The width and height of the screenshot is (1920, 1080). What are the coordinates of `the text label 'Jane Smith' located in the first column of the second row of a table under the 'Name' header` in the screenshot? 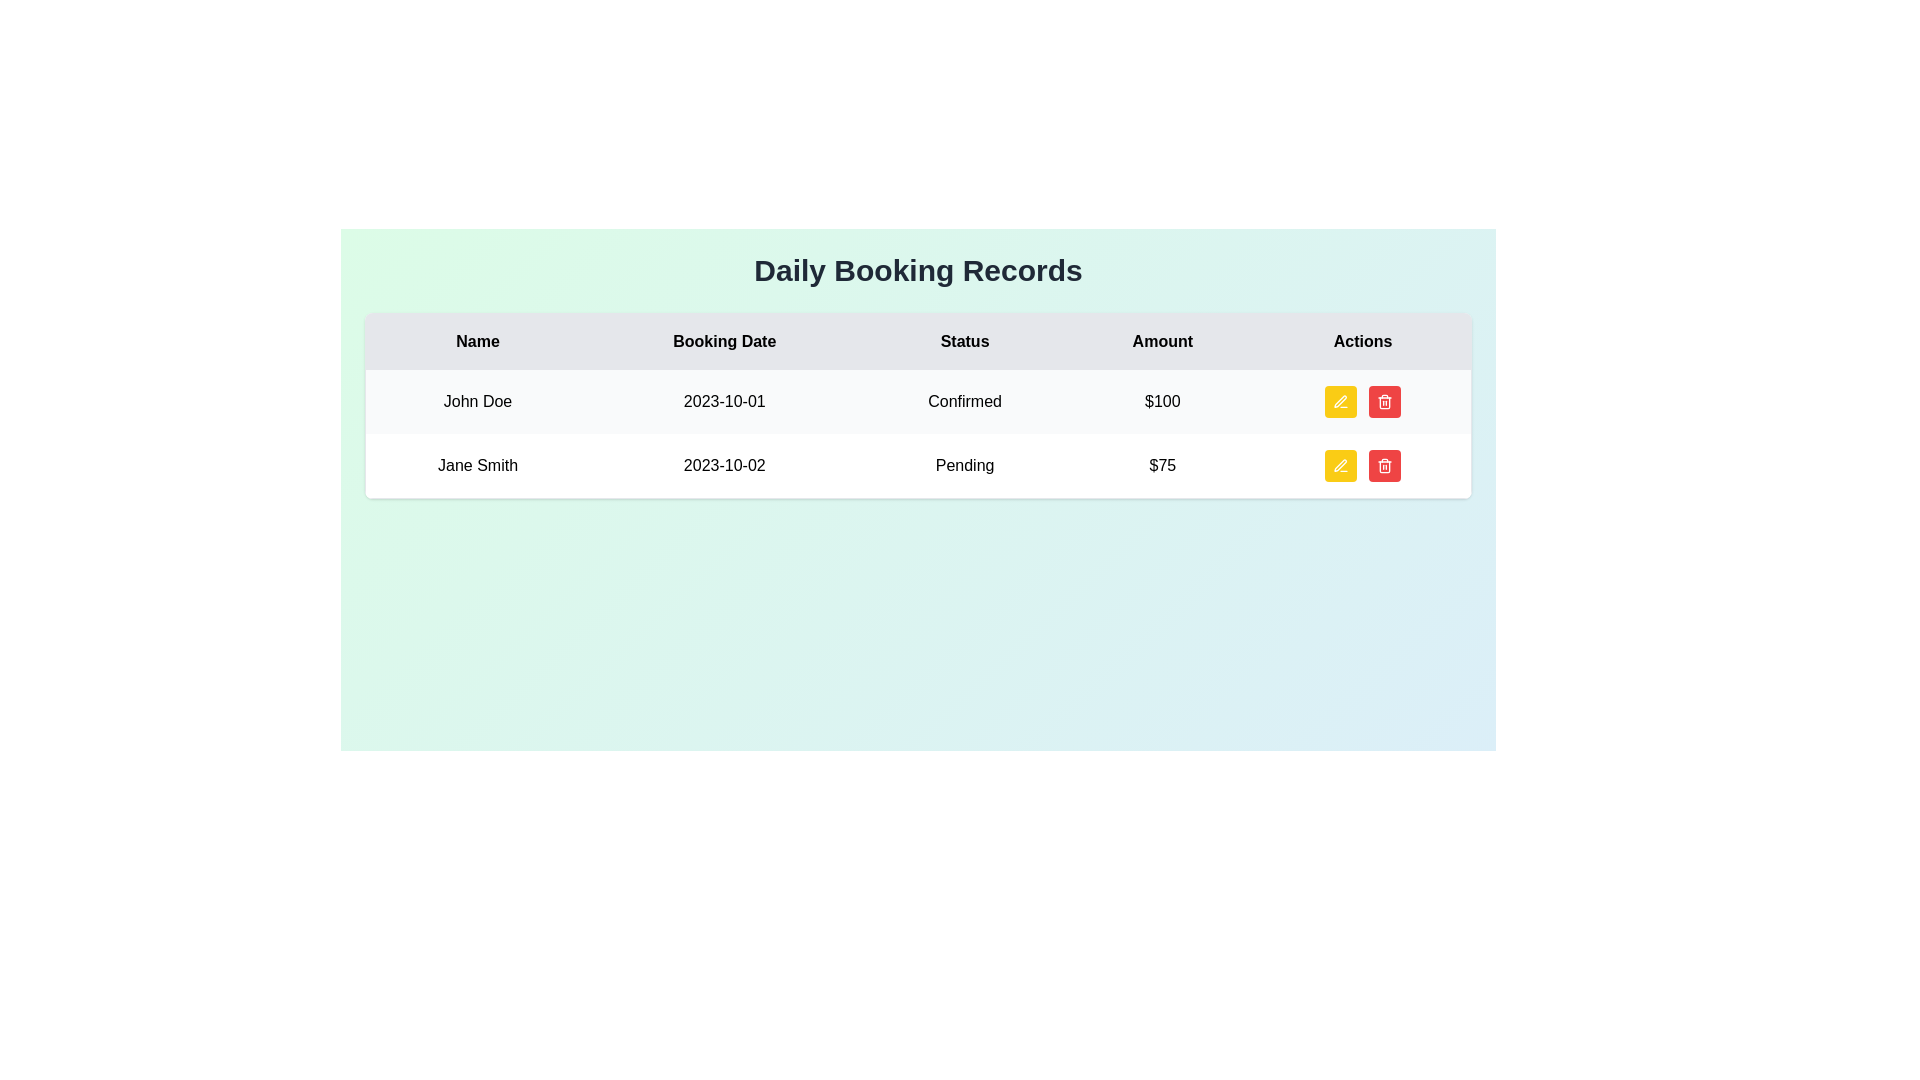 It's located at (476, 466).